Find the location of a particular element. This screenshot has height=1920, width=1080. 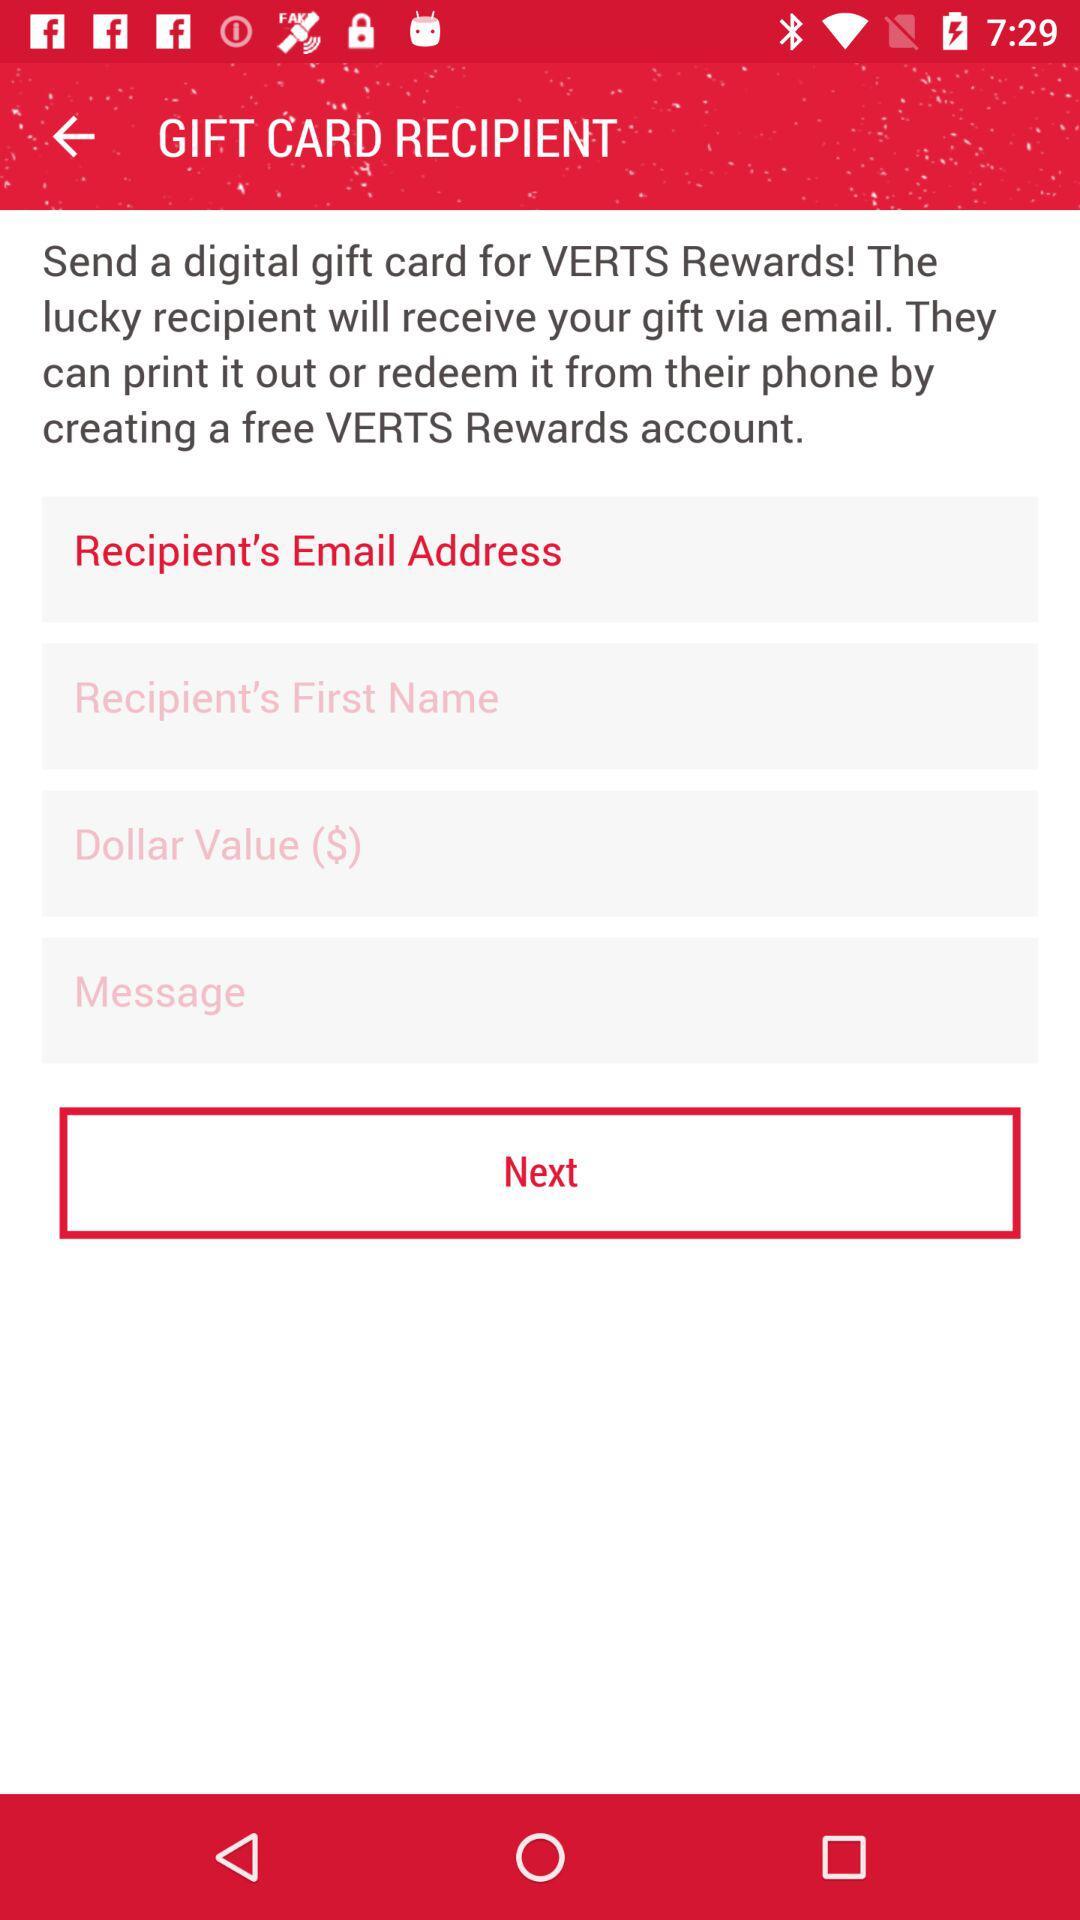

the icon below the send a digital is located at coordinates (540, 559).